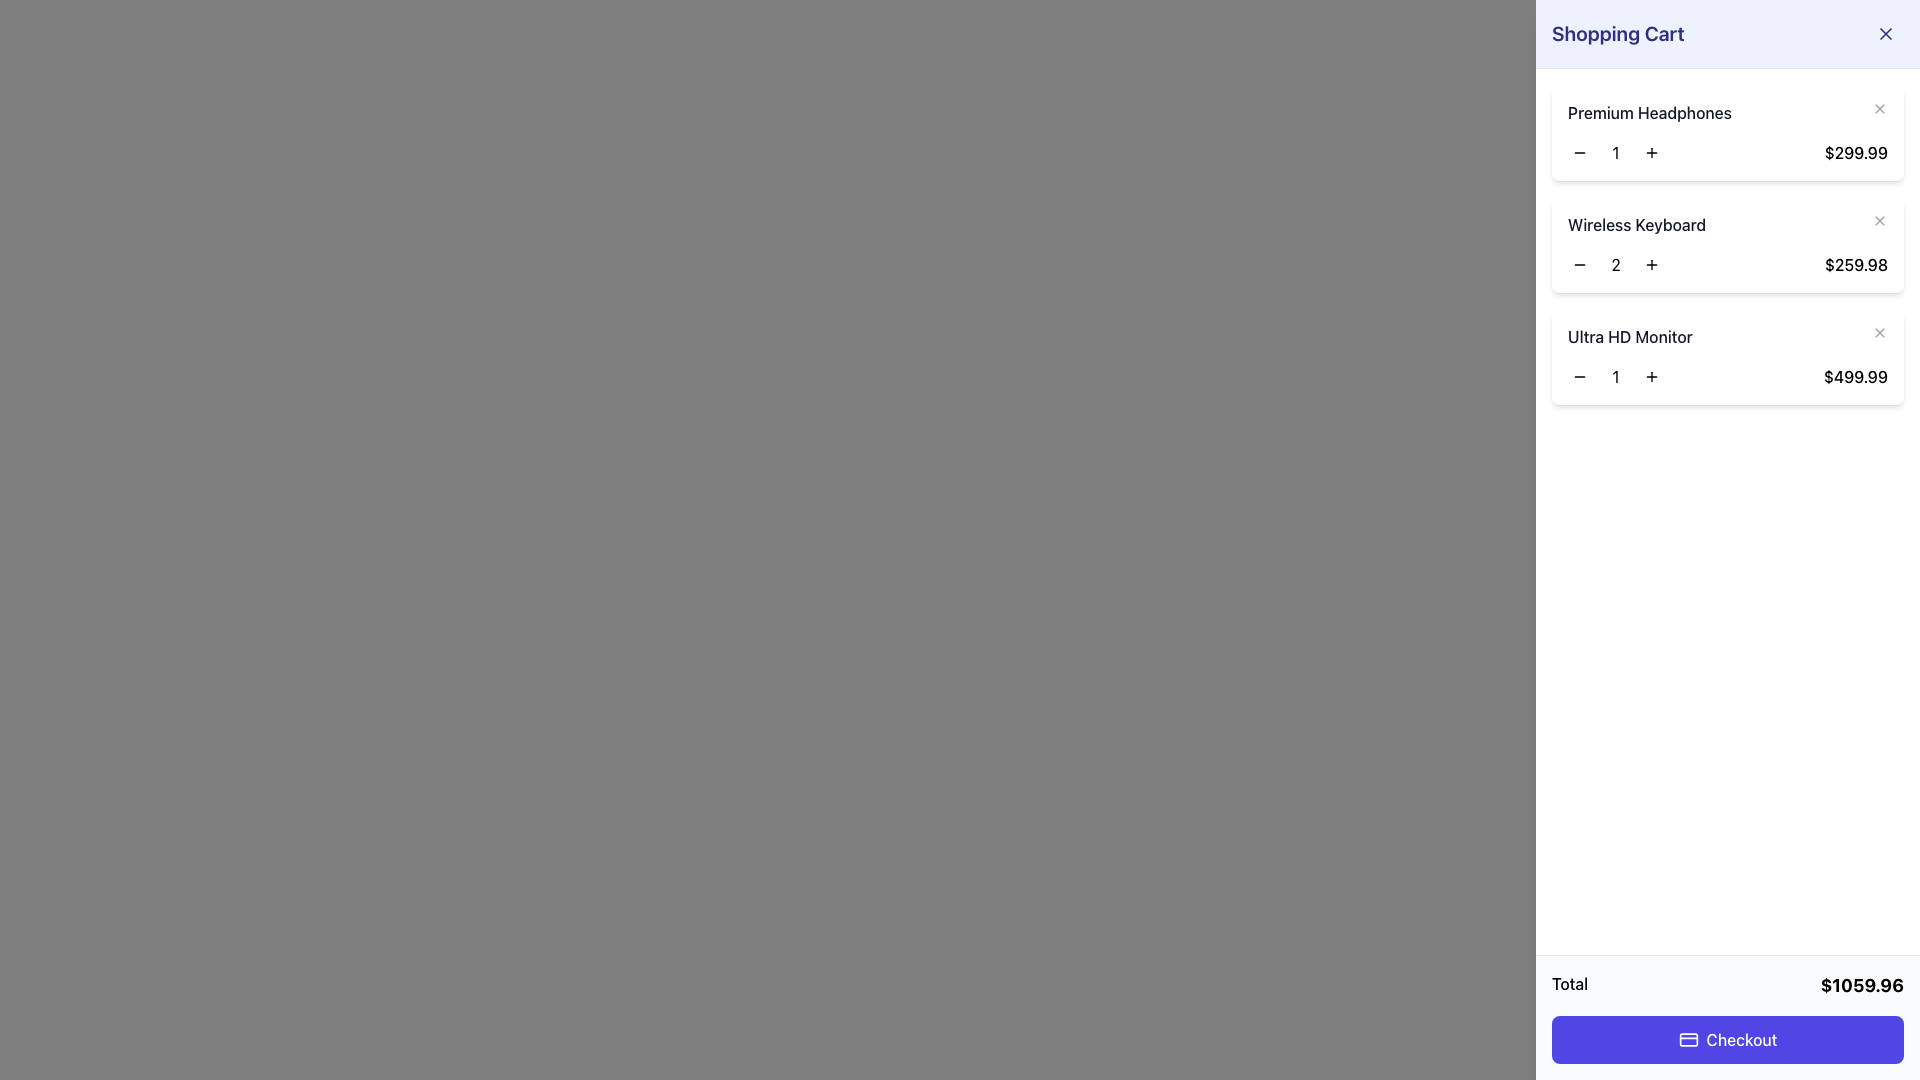 Image resolution: width=1920 pixels, height=1080 pixels. I want to click on the text element displaying the number '1' in the shopping cart interface for the 'Ultra HD Monitor' product, which is centrally aligned and located between the minus and plus buttons, so click(1616, 377).